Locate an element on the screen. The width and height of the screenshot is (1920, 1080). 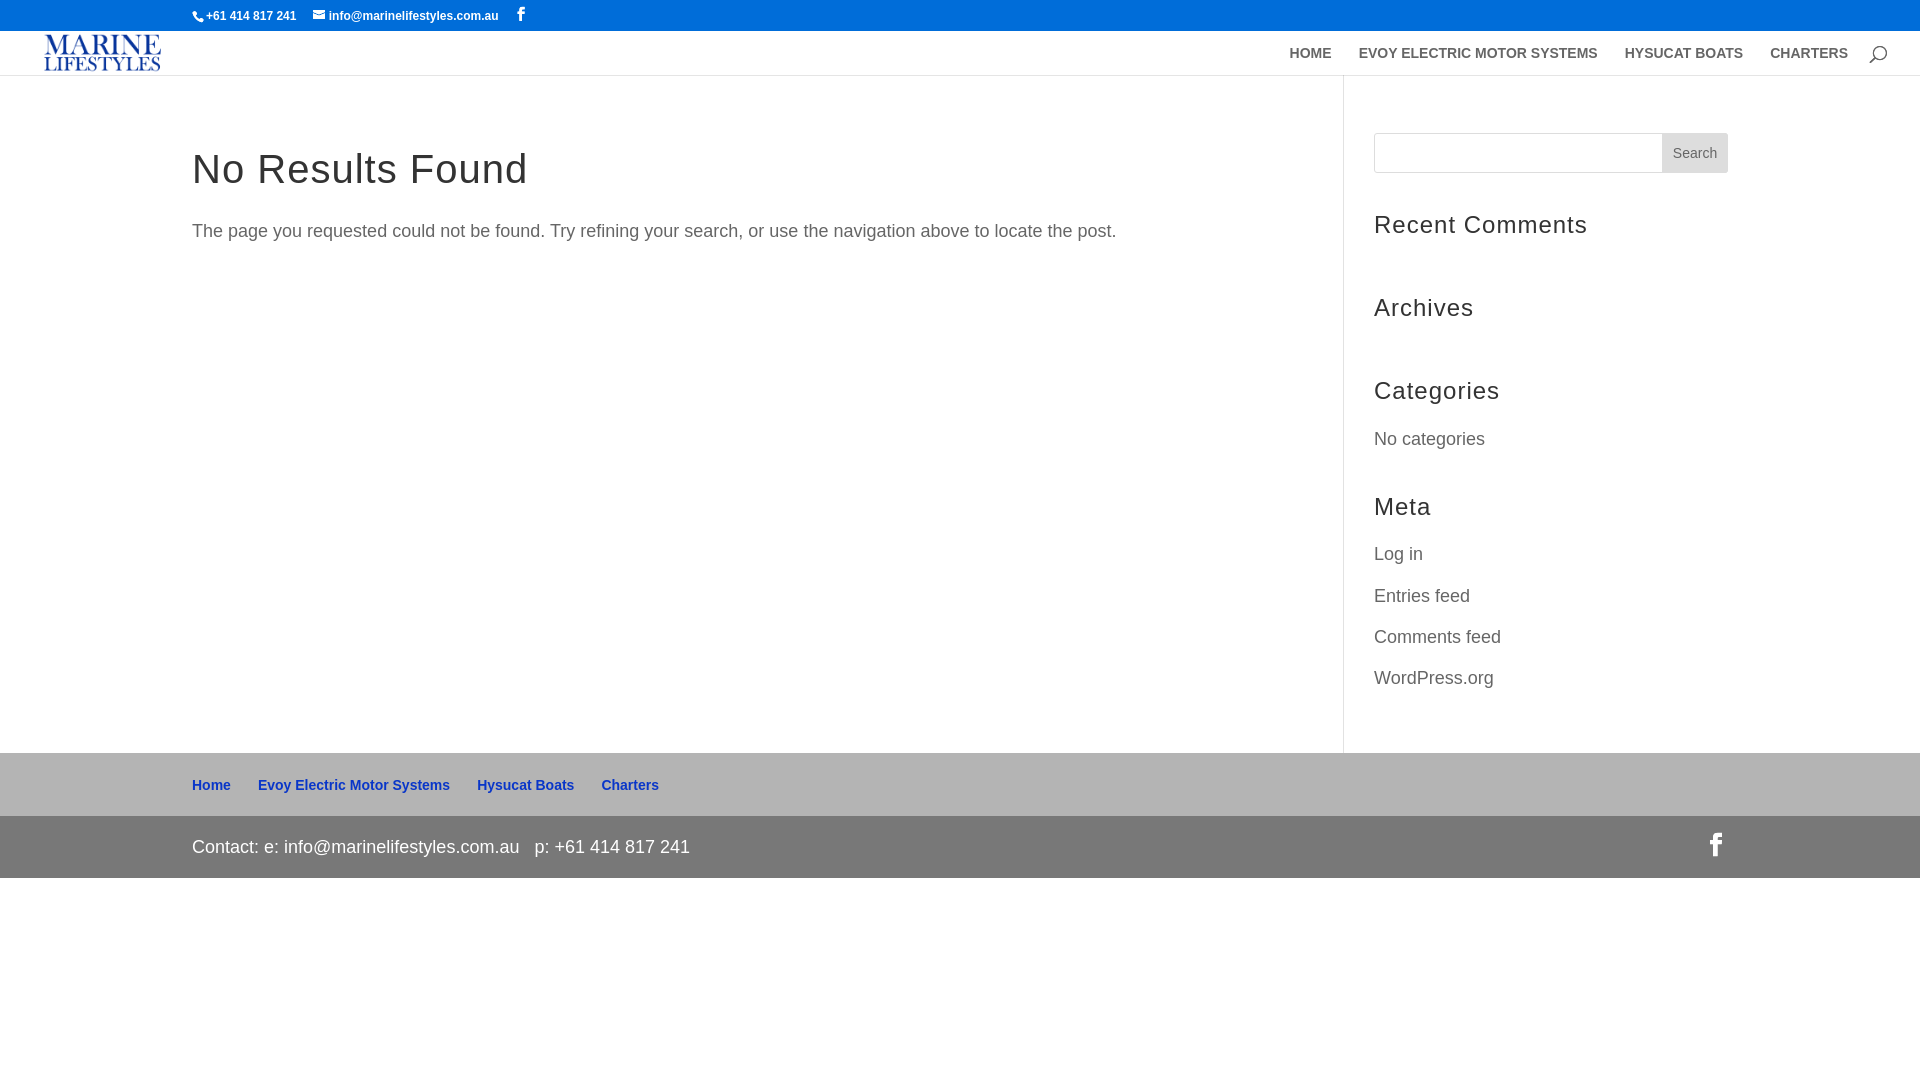
'HOME' is located at coordinates (1310, 59).